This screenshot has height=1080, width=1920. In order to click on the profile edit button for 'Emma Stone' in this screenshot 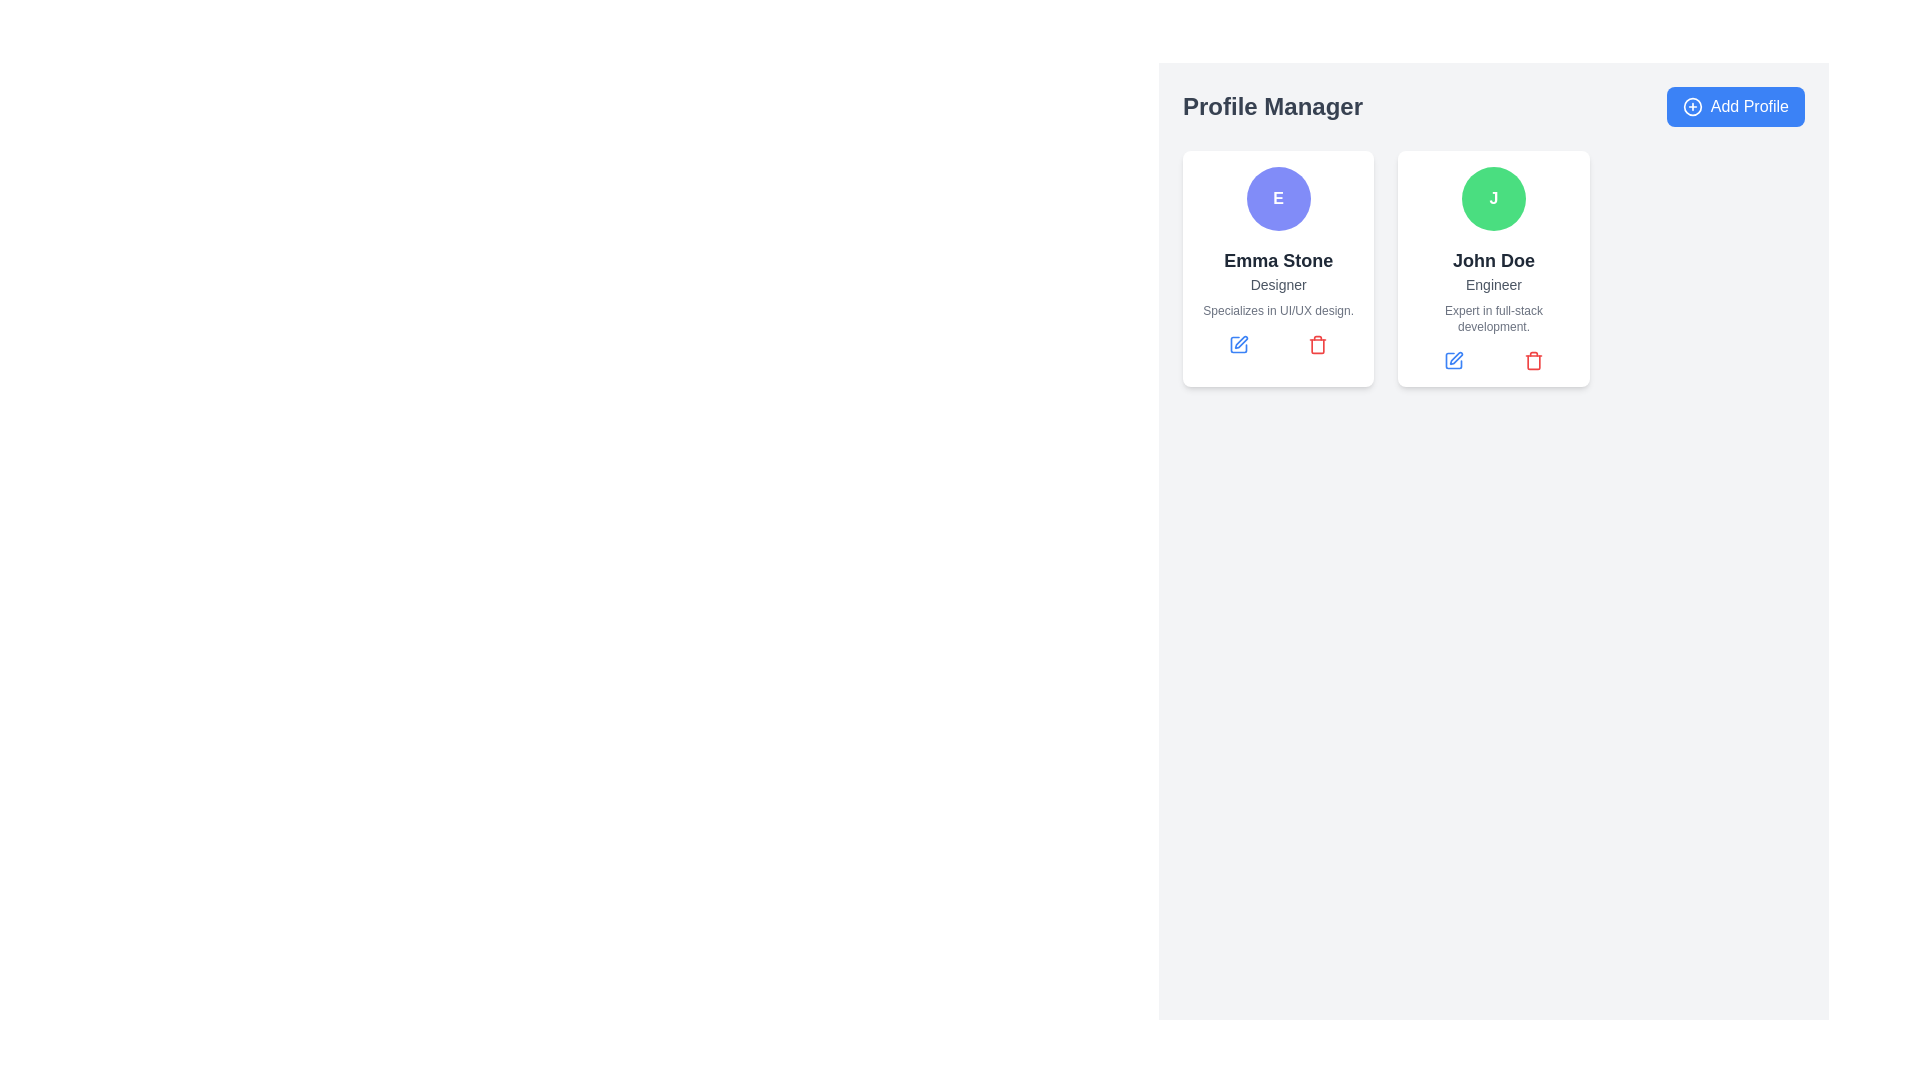, I will do `click(1237, 343)`.